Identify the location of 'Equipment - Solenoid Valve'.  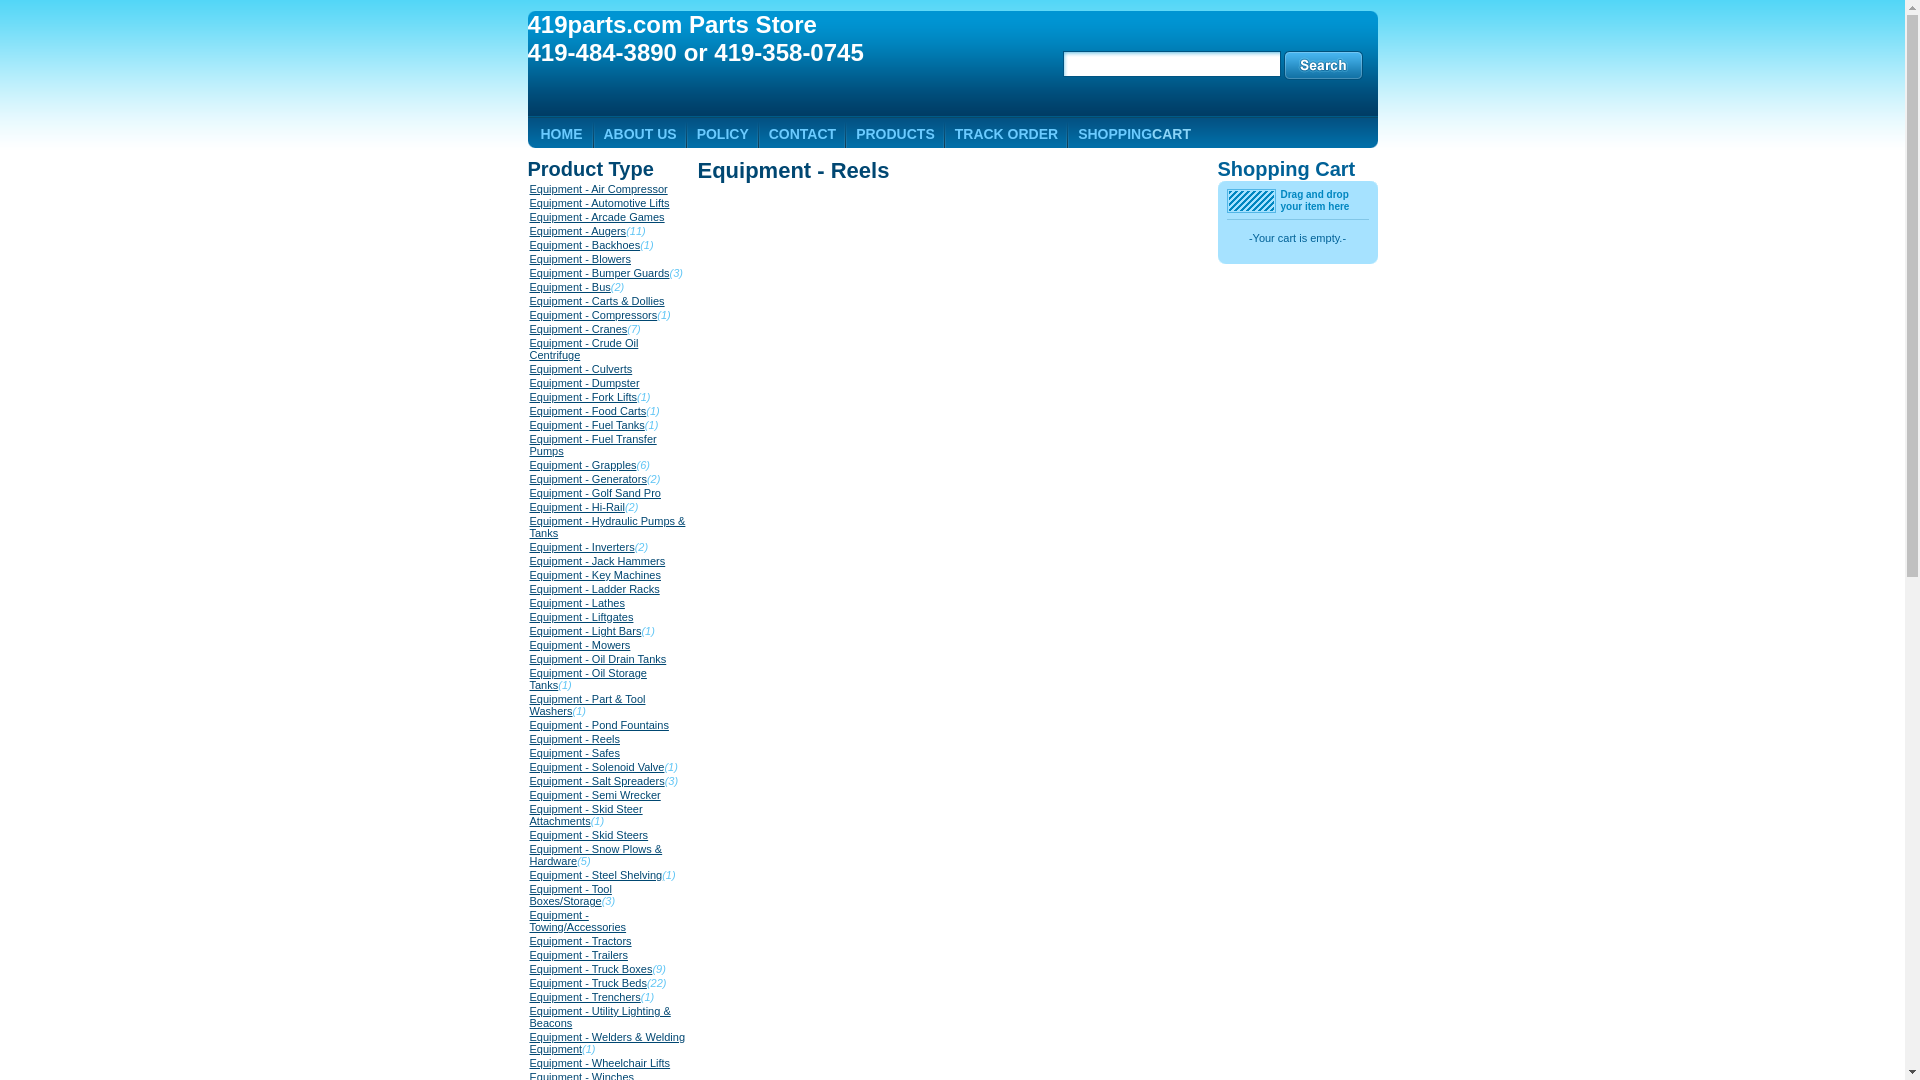
(596, 766).